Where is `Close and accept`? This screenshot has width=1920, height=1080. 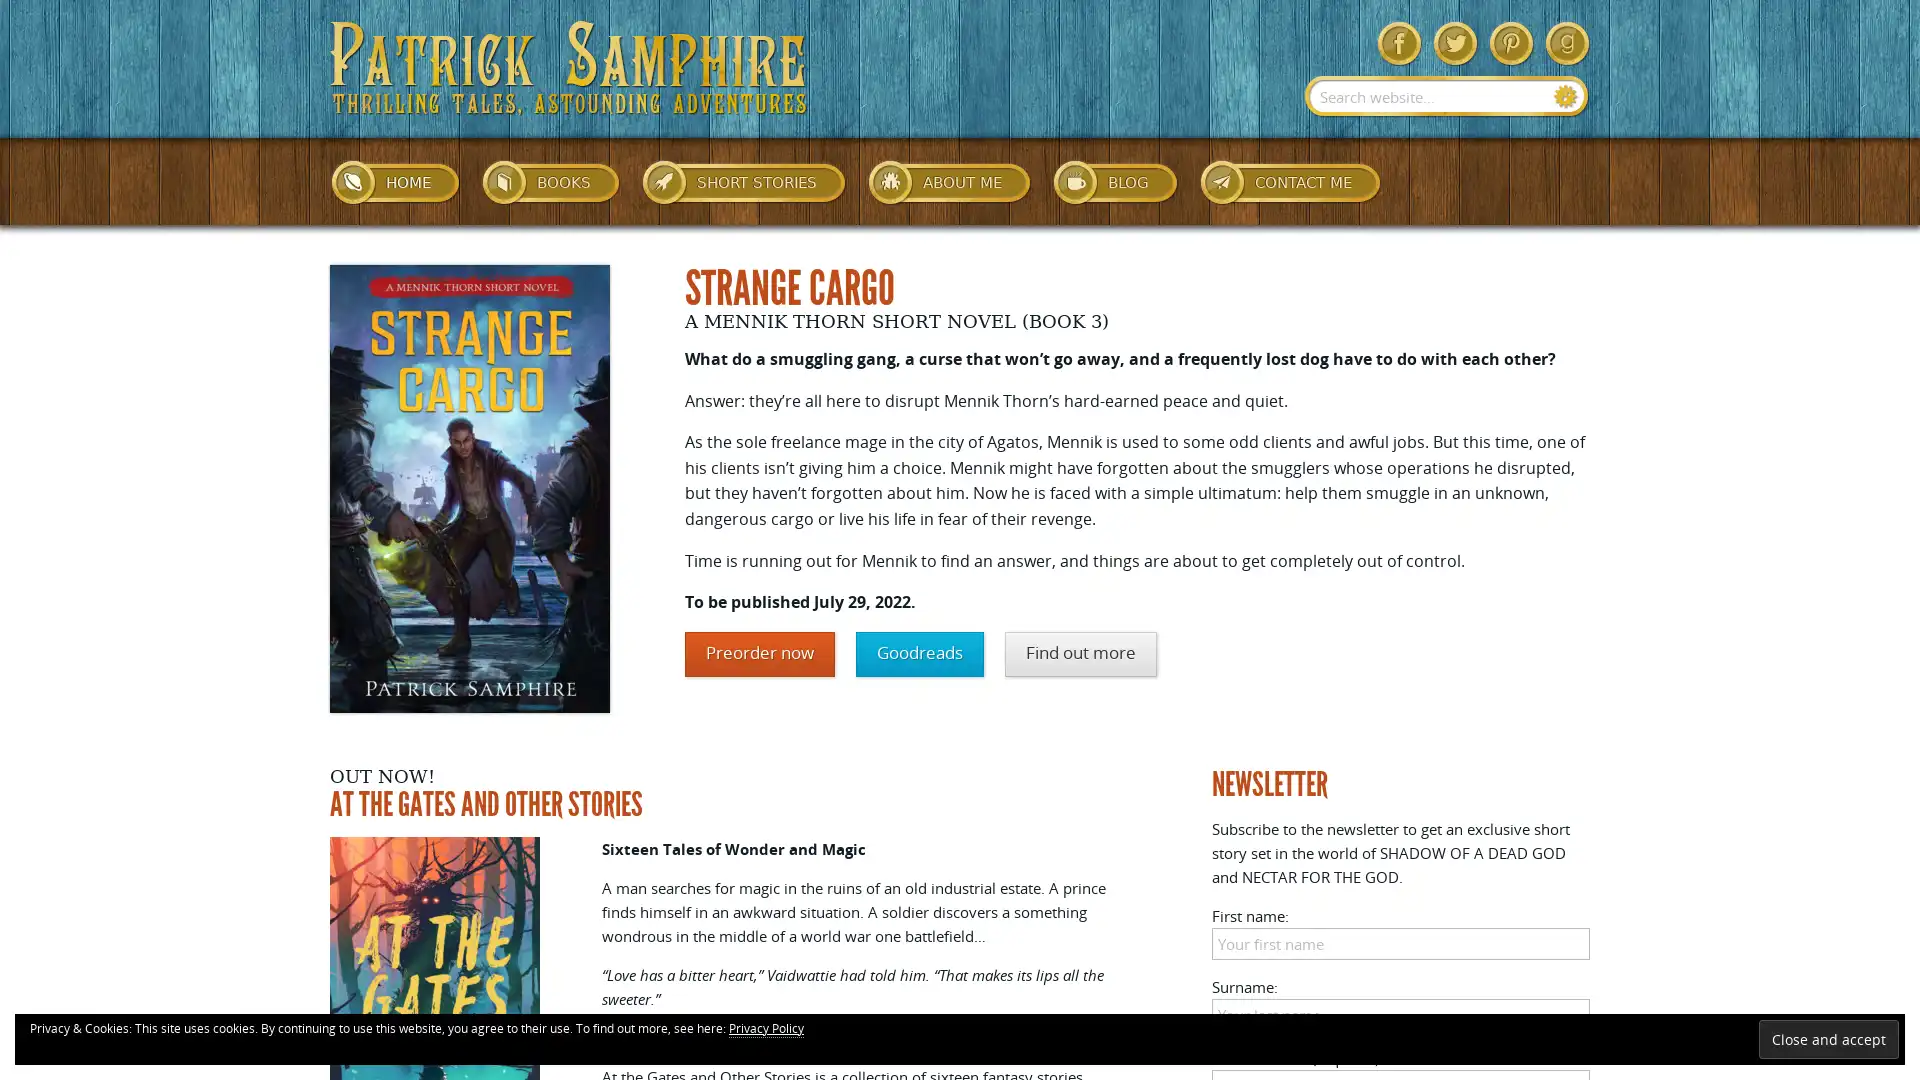
Close and accept is located at coordinates (1828, 1038).